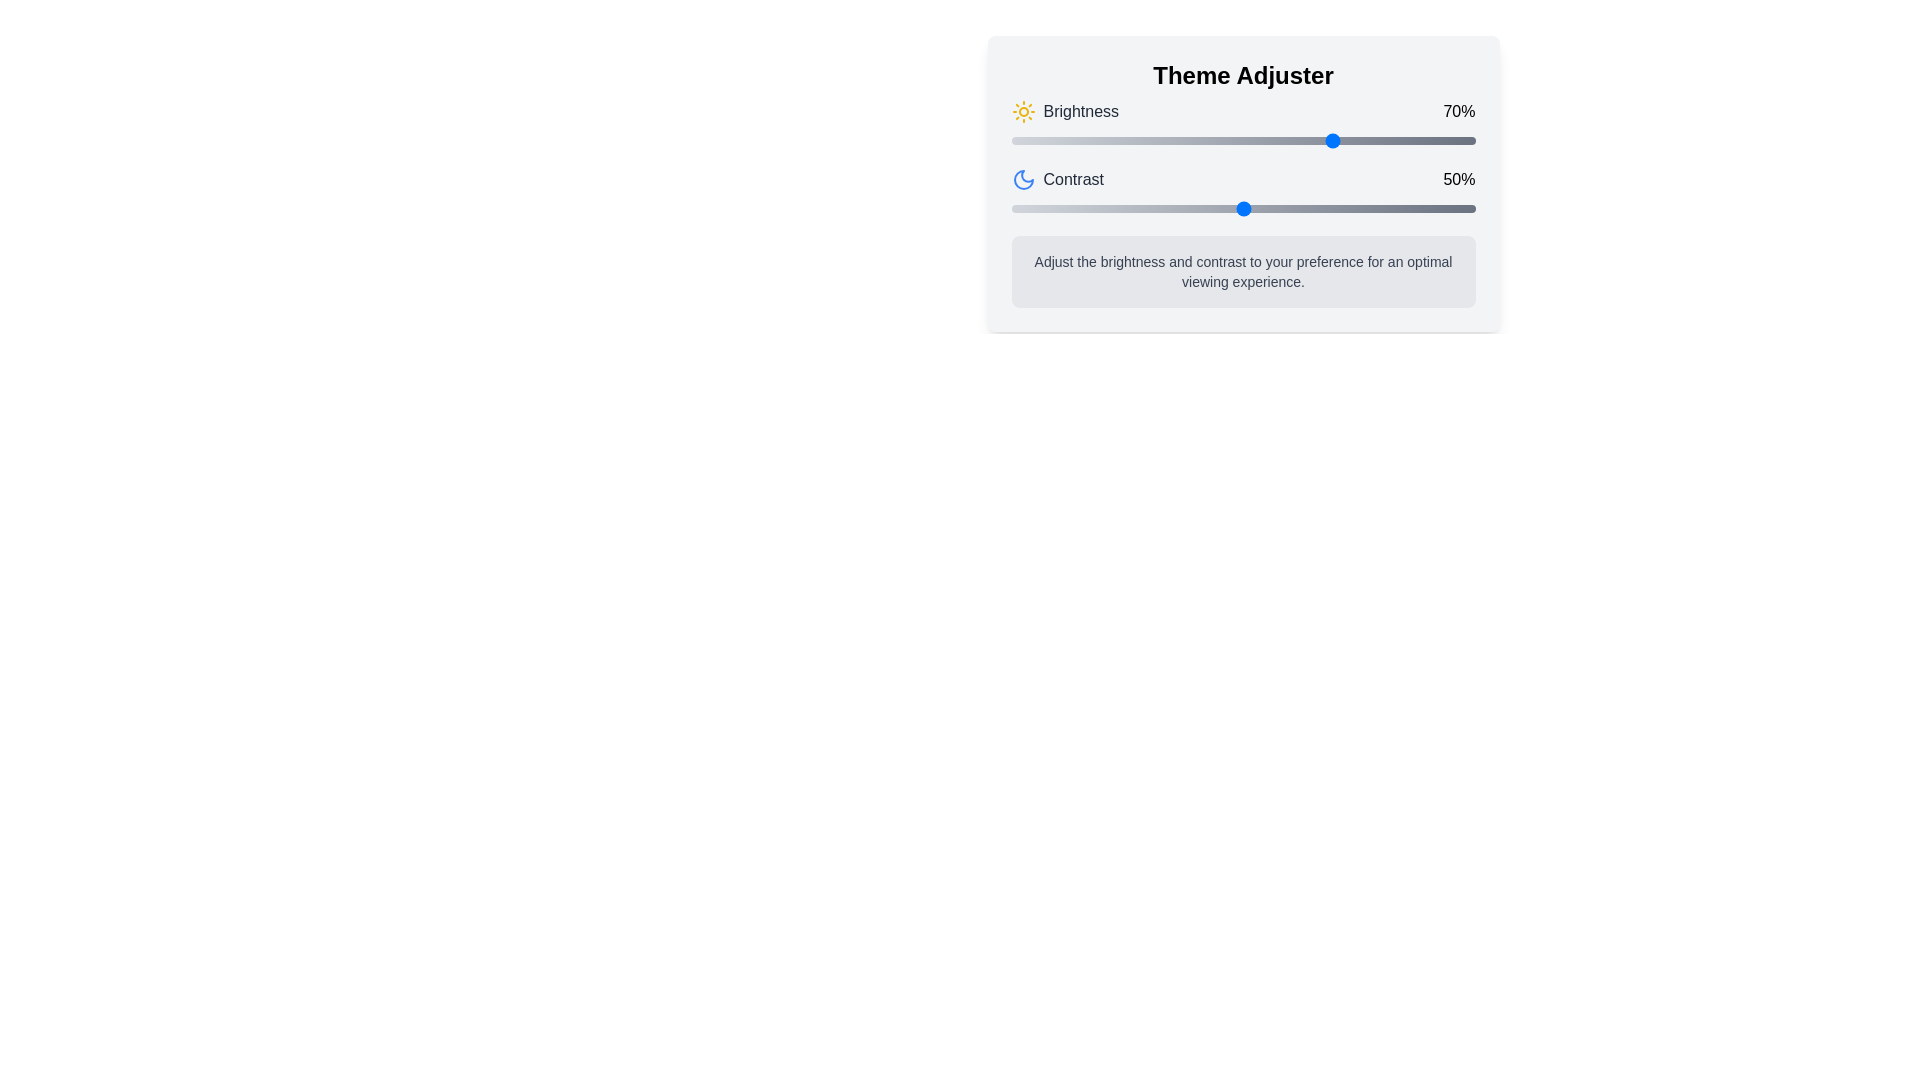  What do you see at coordinates (1242, 180) in the screenshot?
I see `the Contrast adjustment section` at bounding box center [1242, 180].